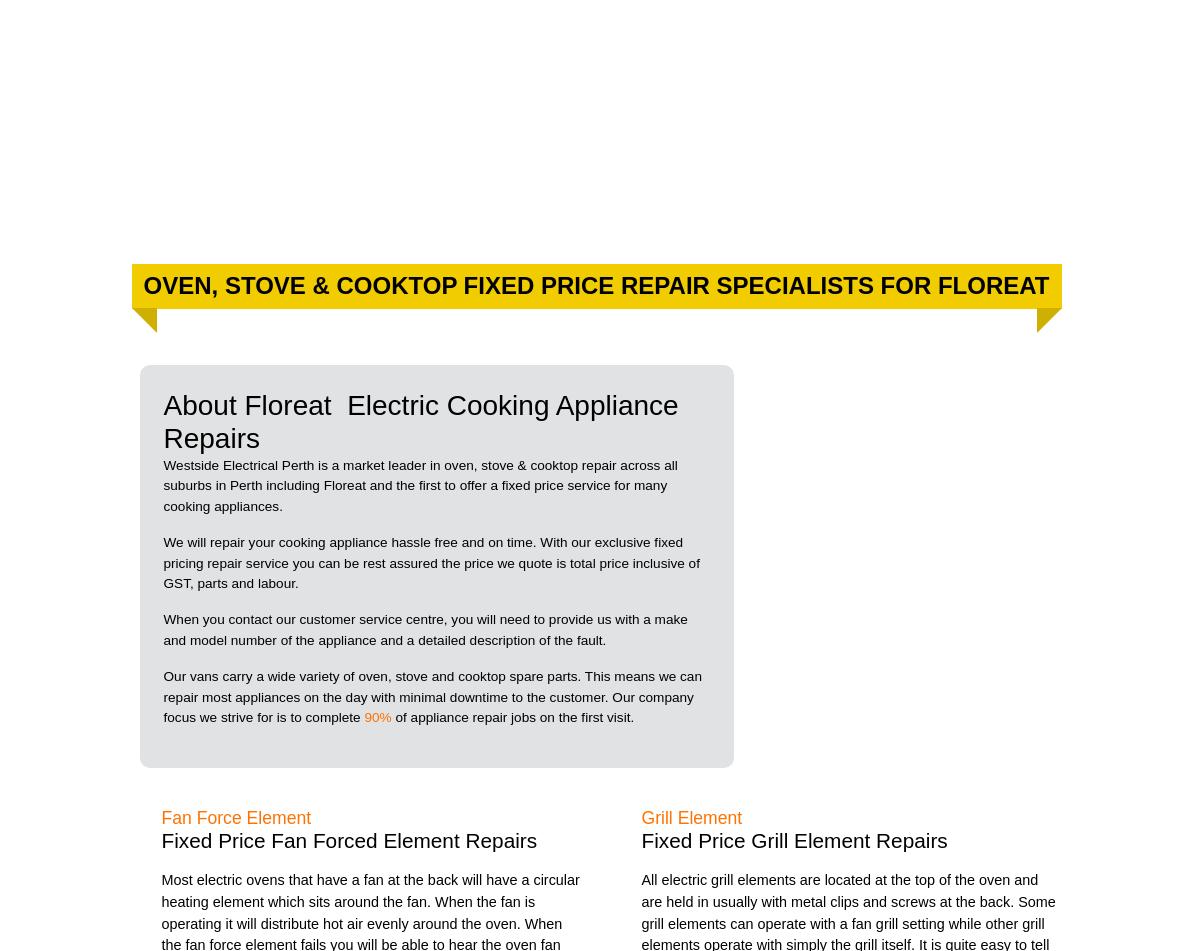 This screenshot has height=951, width=1193. Describe the element at coordinates (511, 715) in the screenshot. I see `'of appliance repair jobs on the first visit.'` at that location.